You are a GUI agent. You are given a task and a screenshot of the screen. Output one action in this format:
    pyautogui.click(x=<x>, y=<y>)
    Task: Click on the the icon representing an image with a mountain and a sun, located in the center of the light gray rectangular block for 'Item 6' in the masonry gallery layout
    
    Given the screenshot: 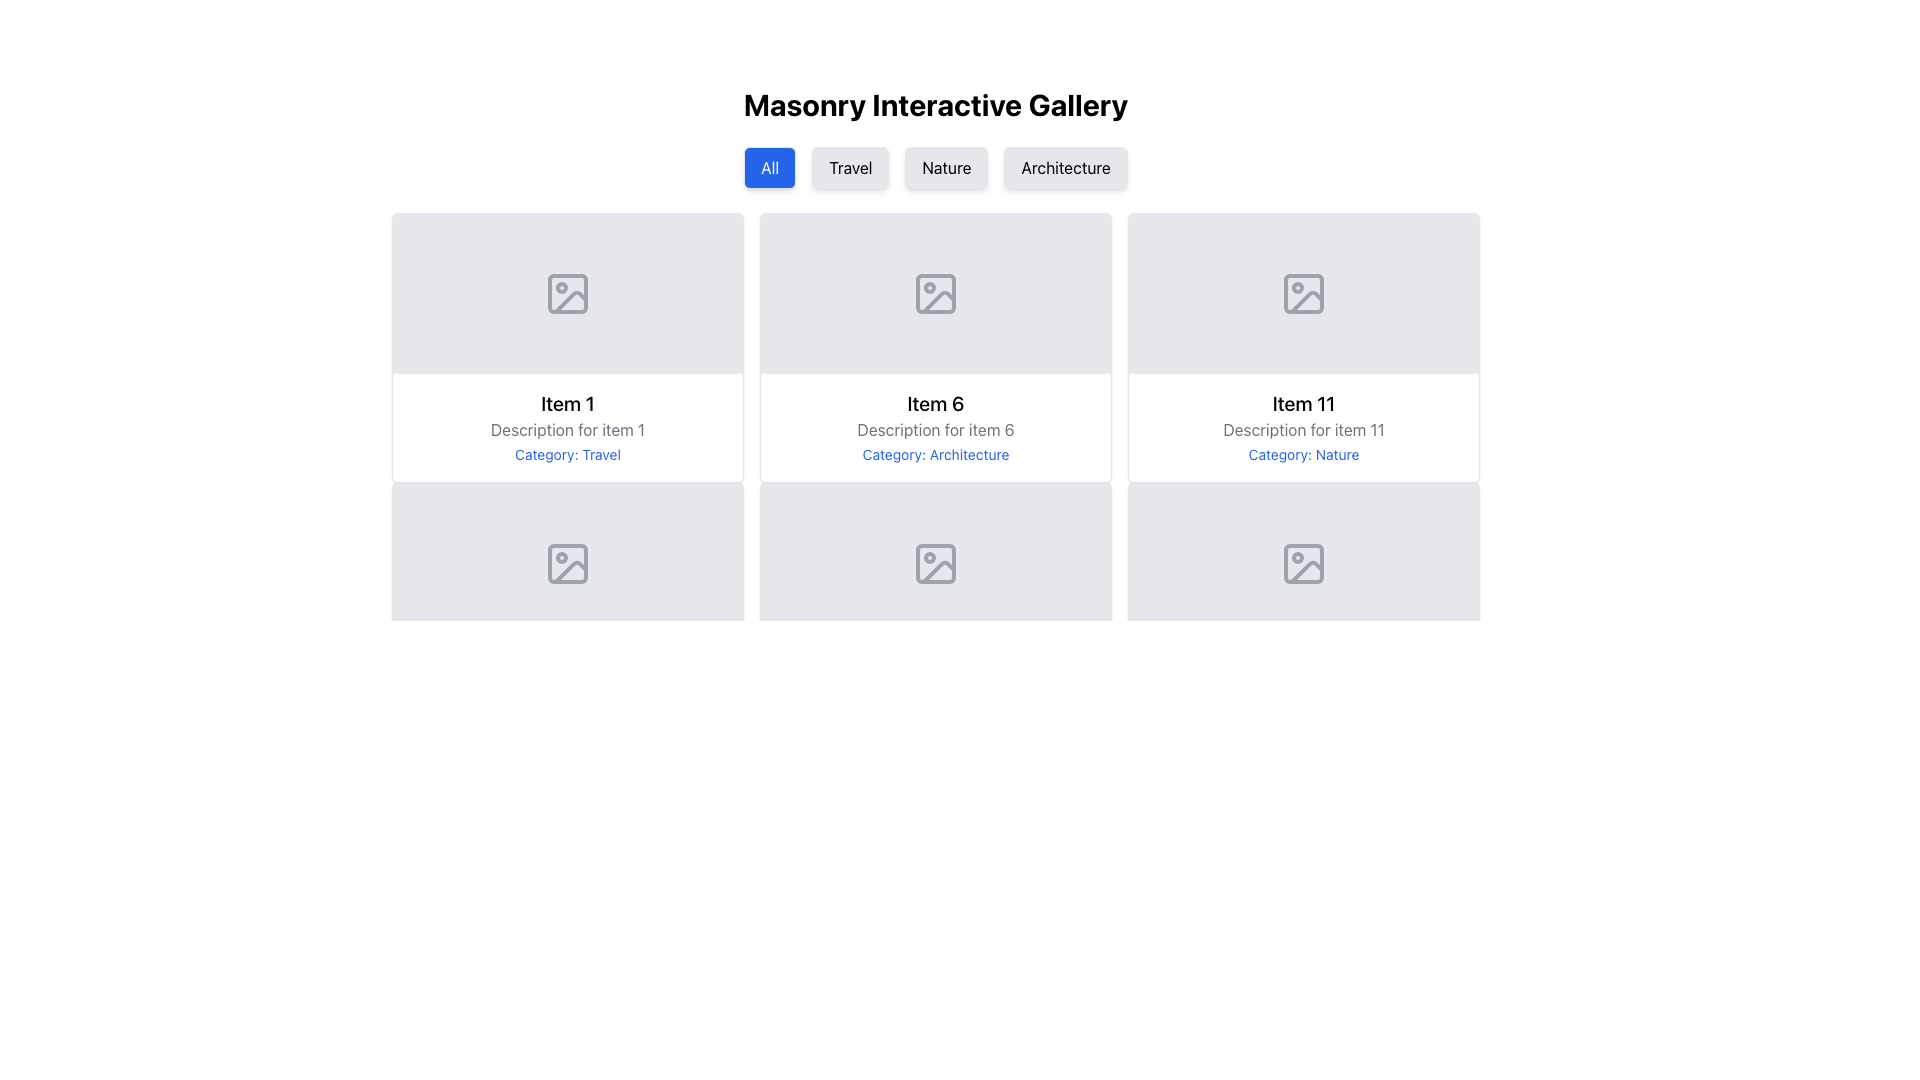 What is the action you would take?
    pyautogui.click(x=935, y=293)
    